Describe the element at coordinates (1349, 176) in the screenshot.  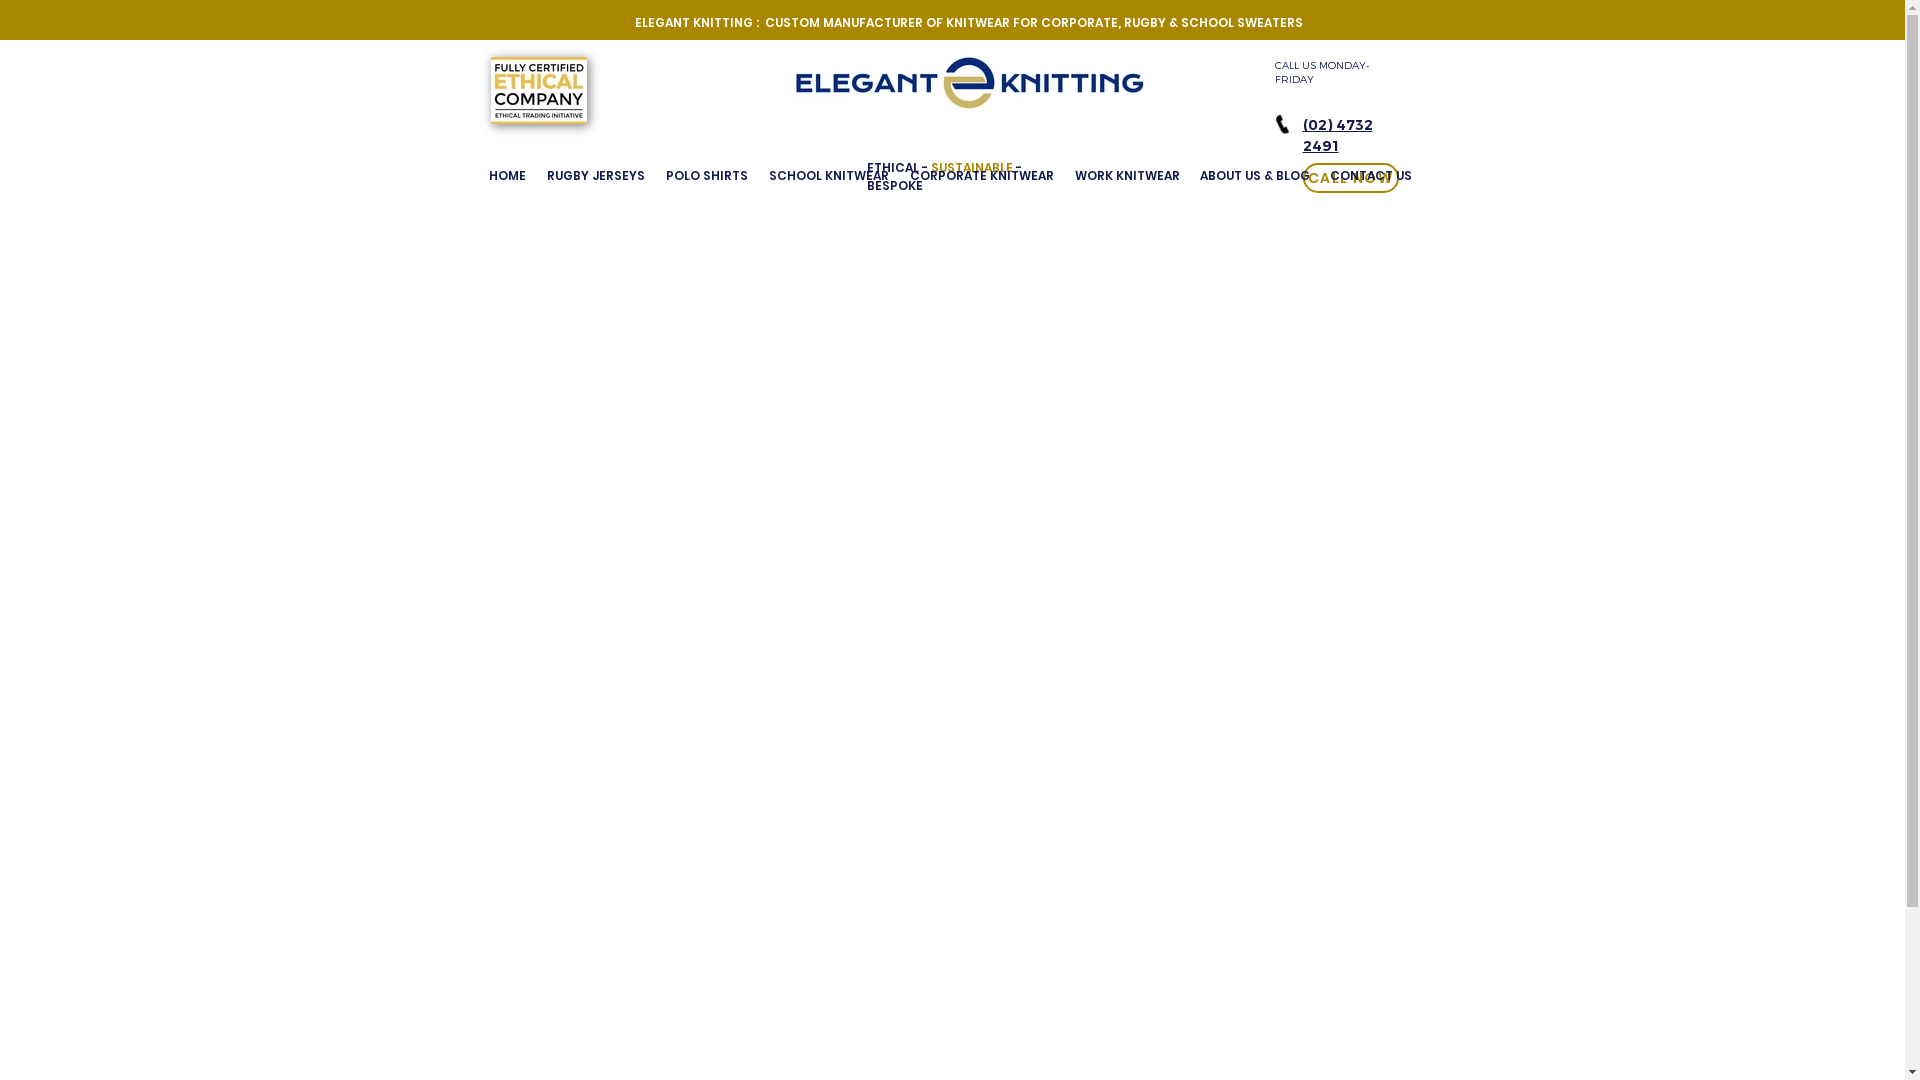
I see `'CALL NOW'` at that location.